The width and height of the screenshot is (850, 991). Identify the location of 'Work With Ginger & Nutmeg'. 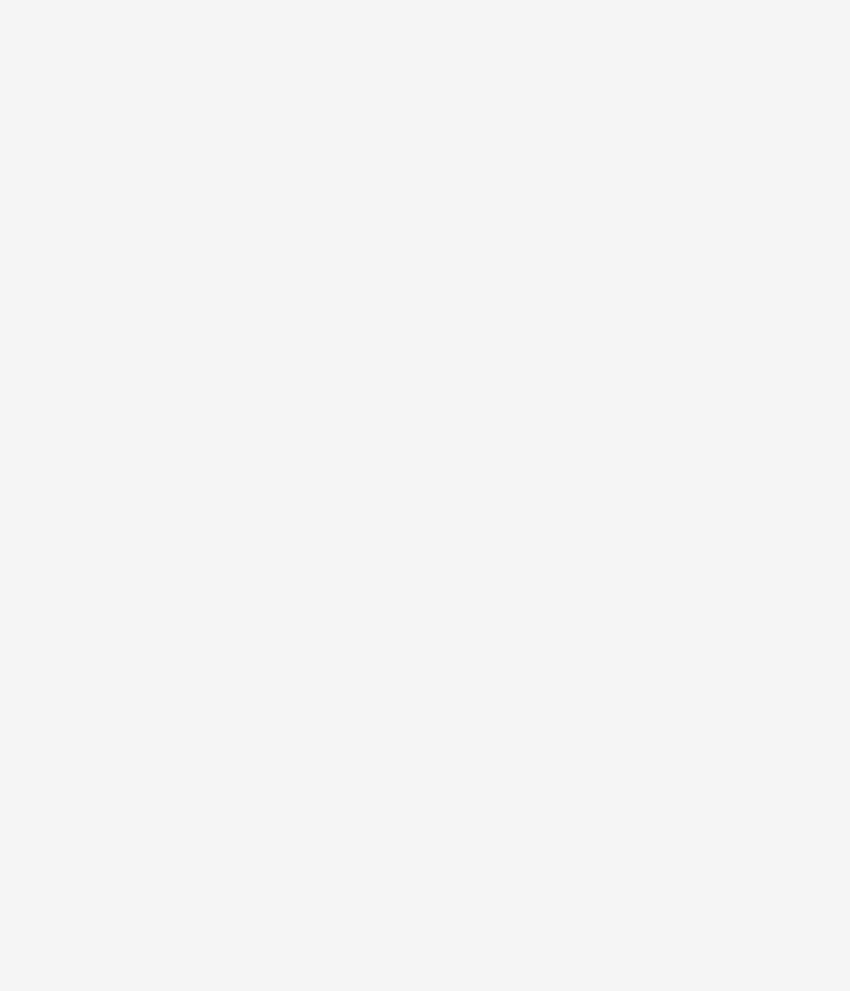
(65, 557).